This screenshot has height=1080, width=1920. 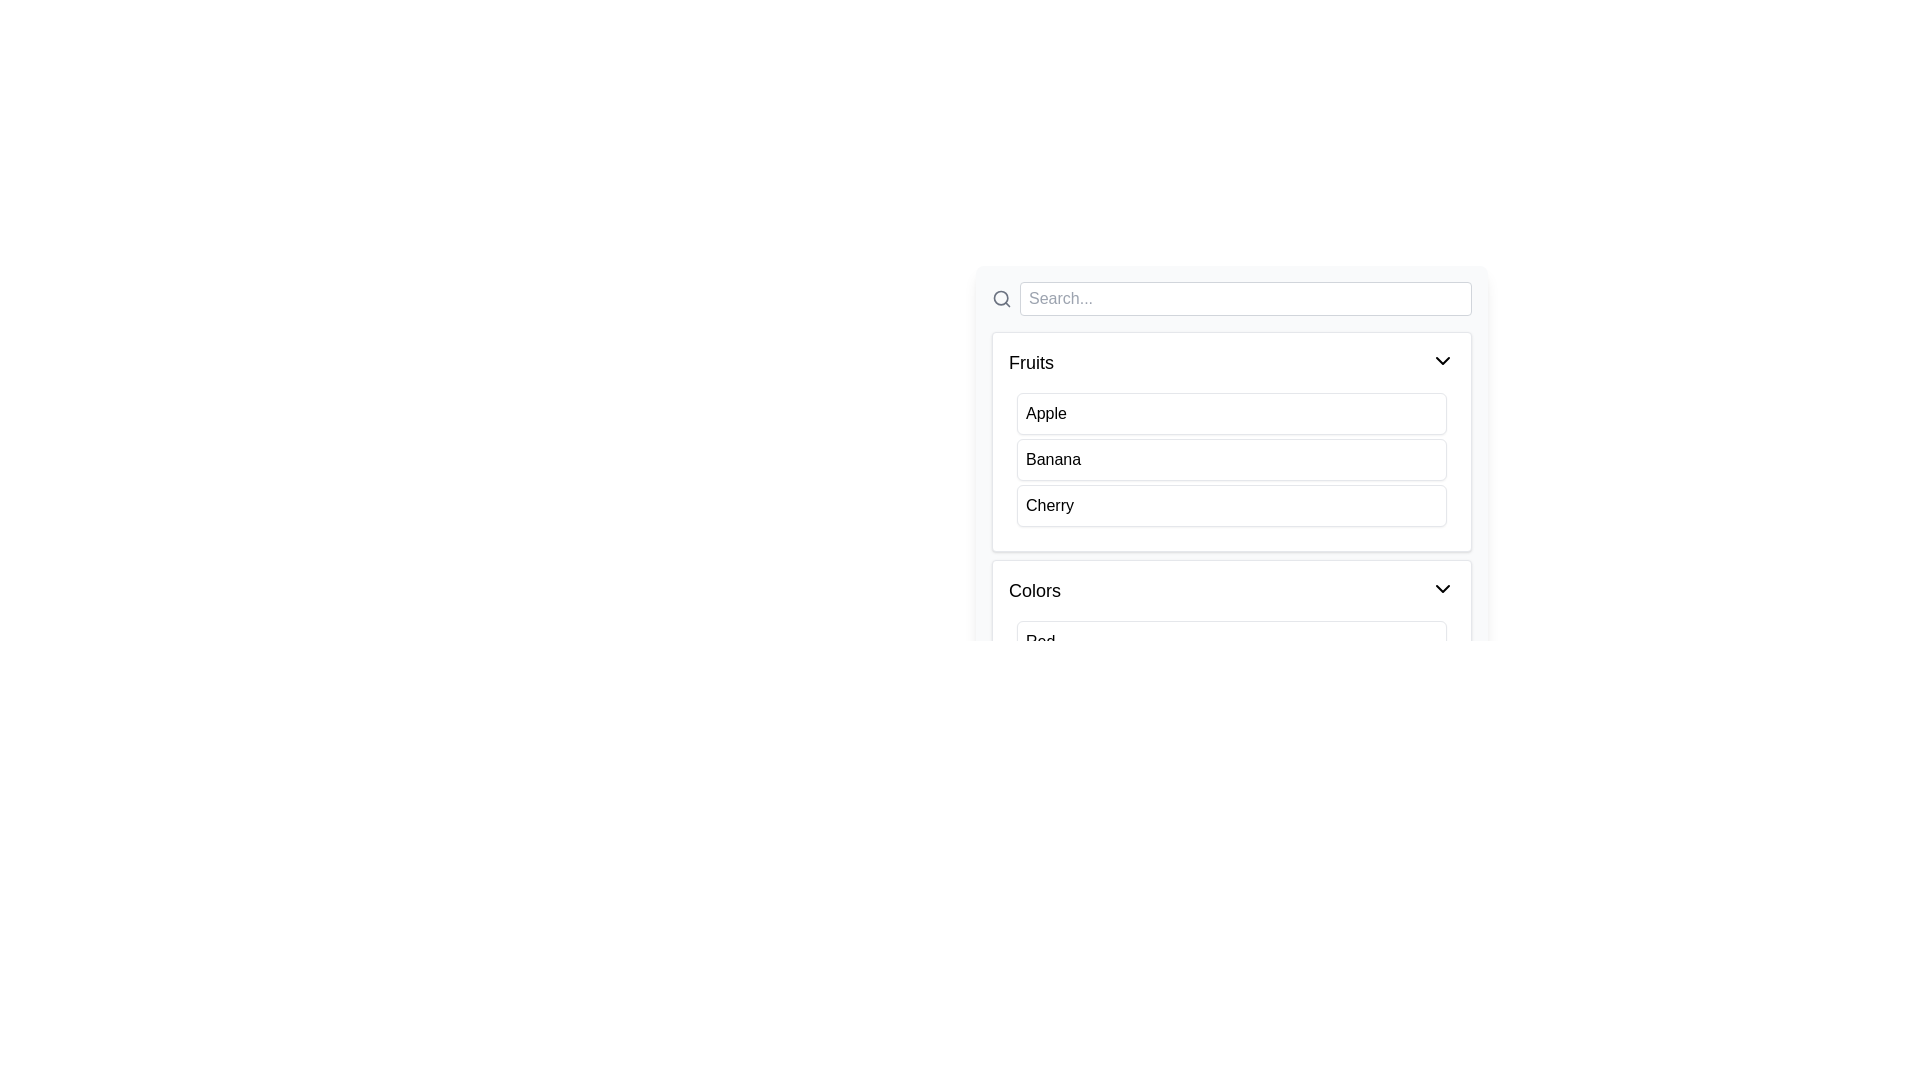 I want to click on the first selectable item in the 'Fruits' category, which represents 'Apple', so click(x=1231, y=412).